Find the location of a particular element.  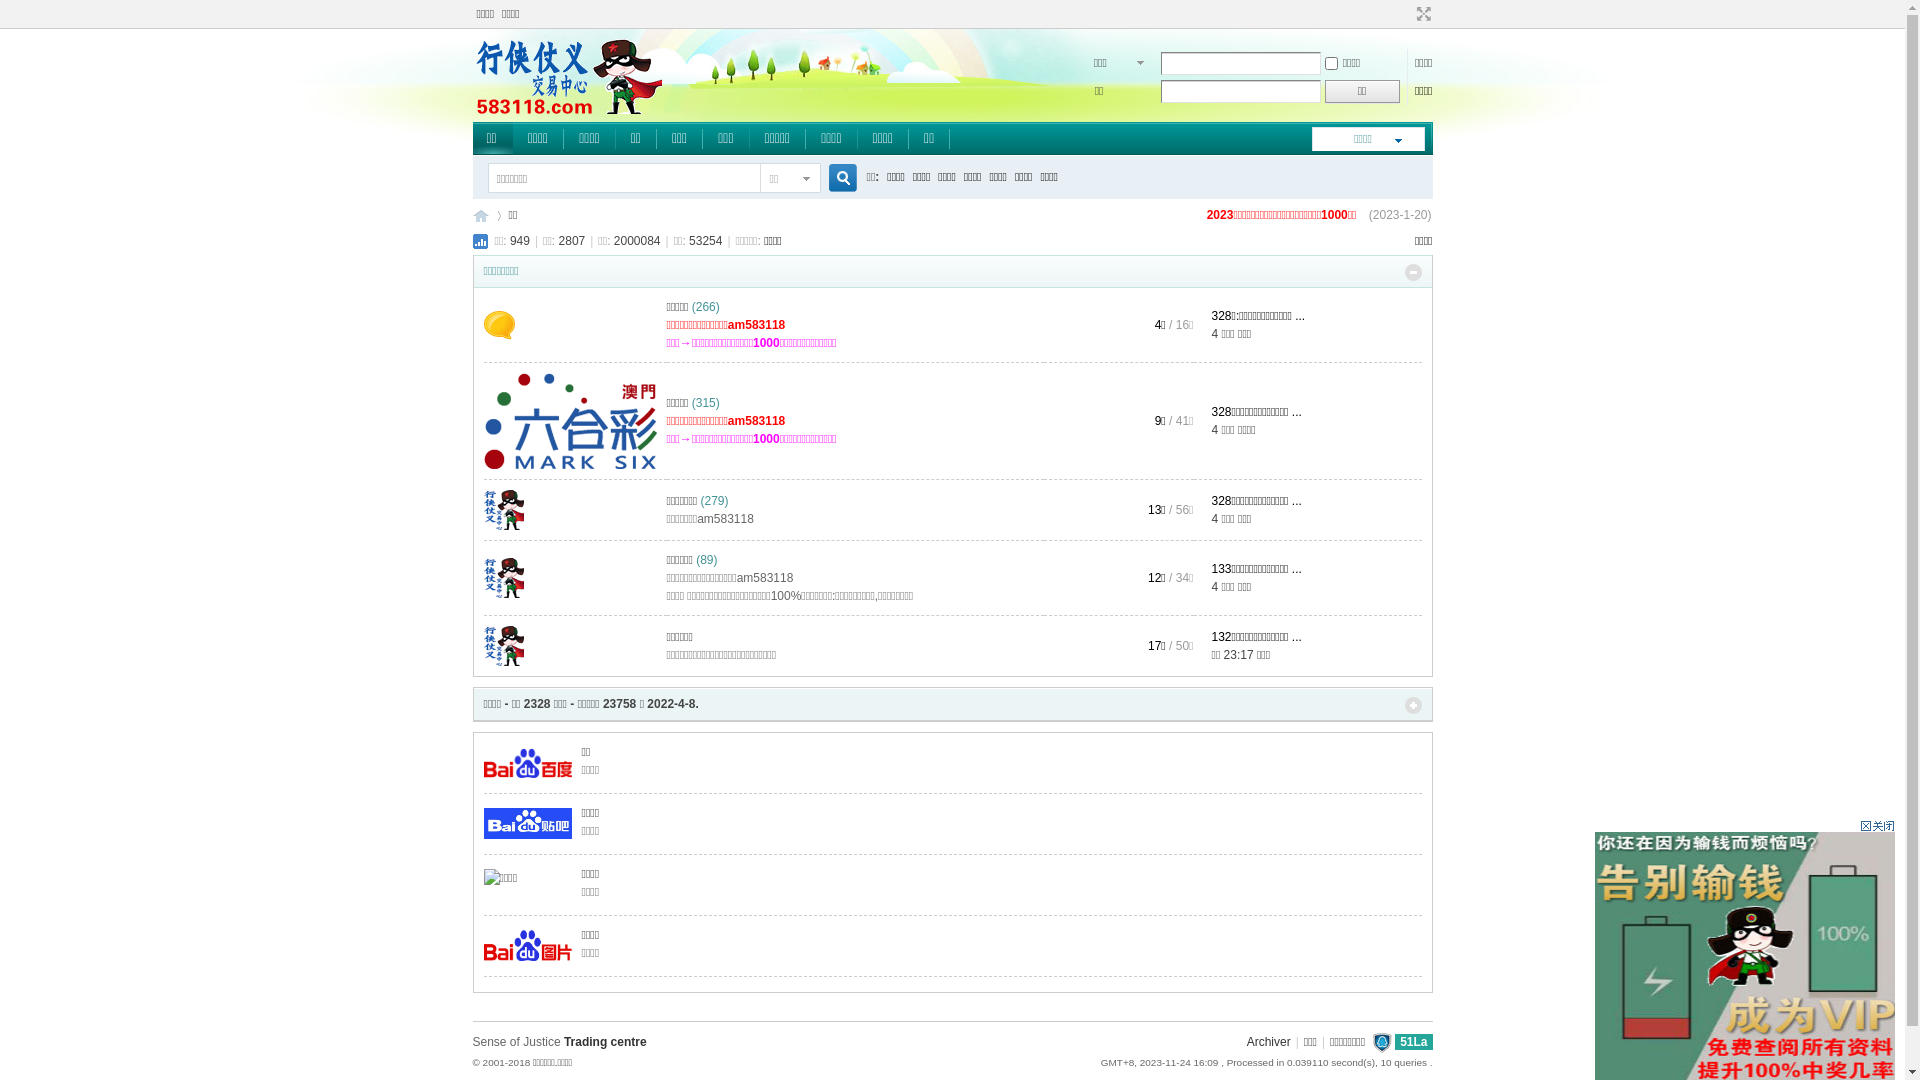

'Trading centre' is located at coordinates (604, 1040).